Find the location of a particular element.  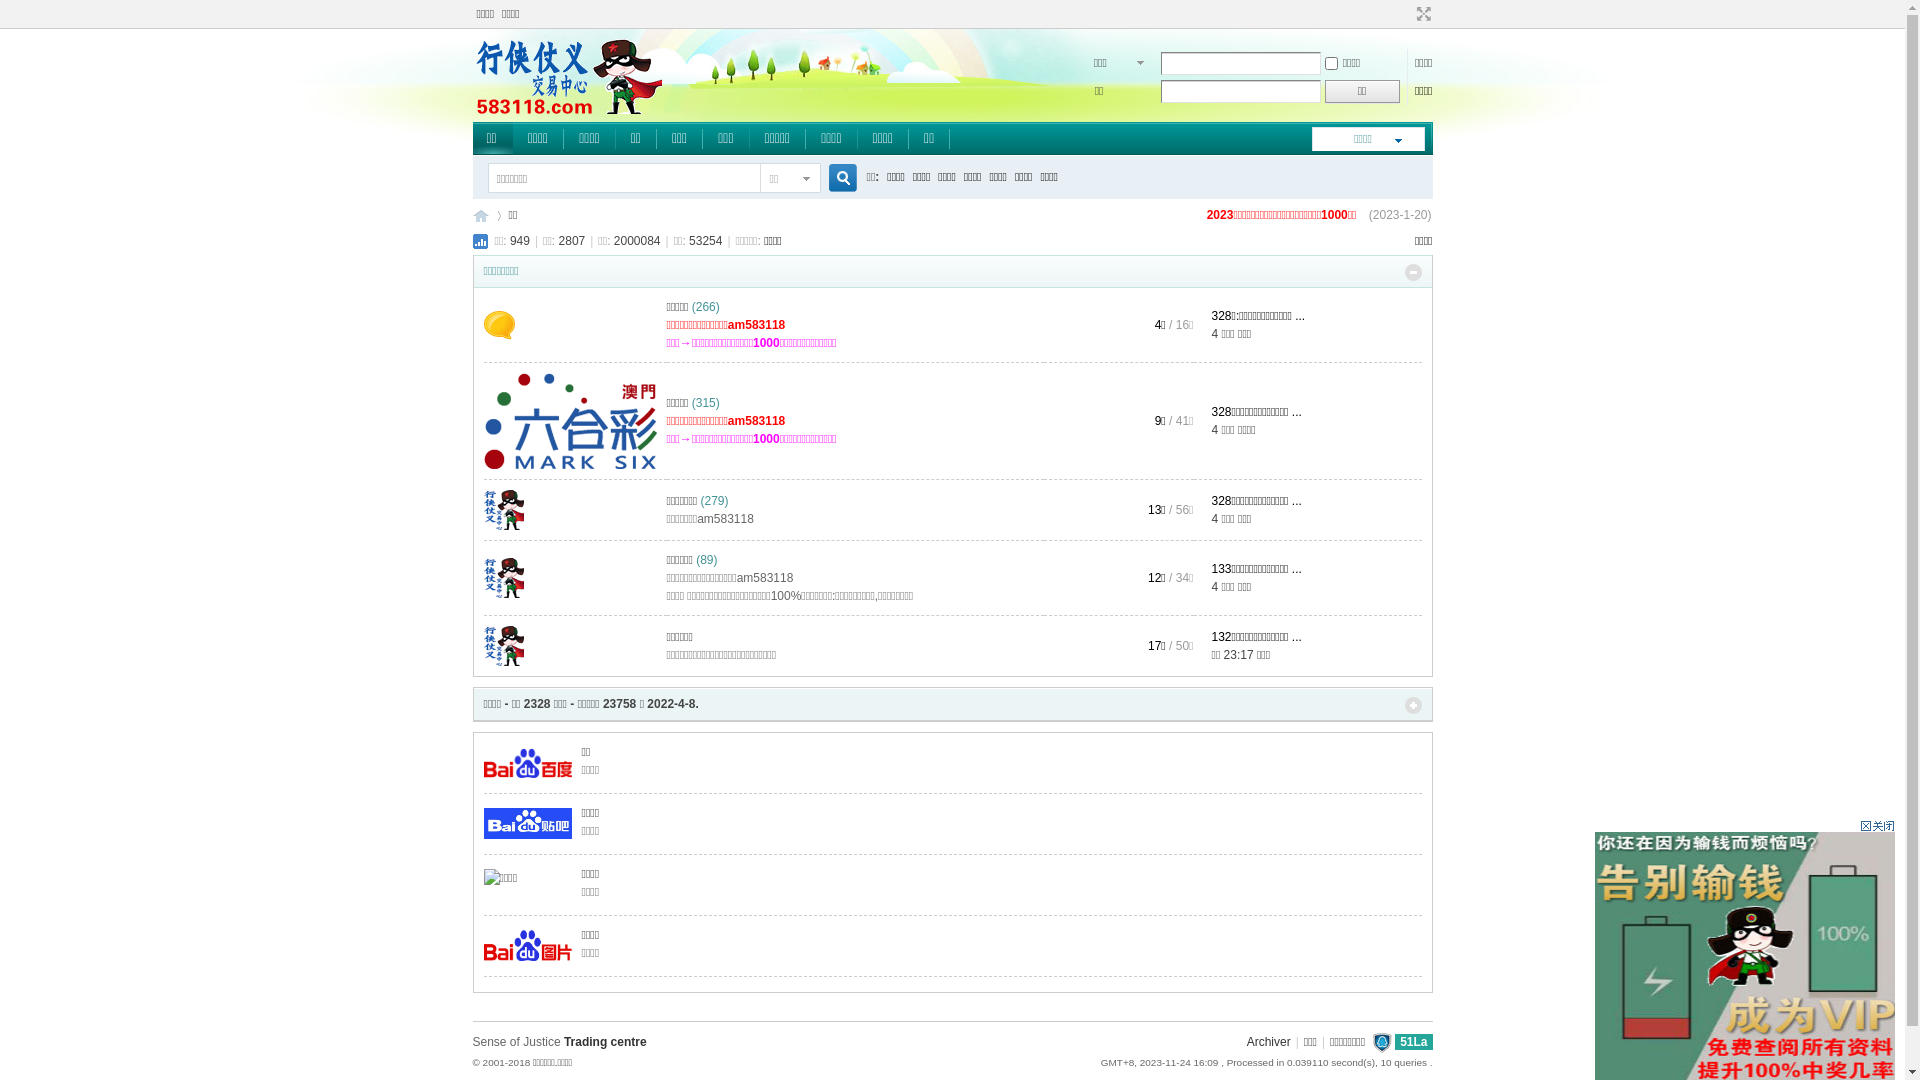

'Trading centre' is located at coordinates (604, 1040).